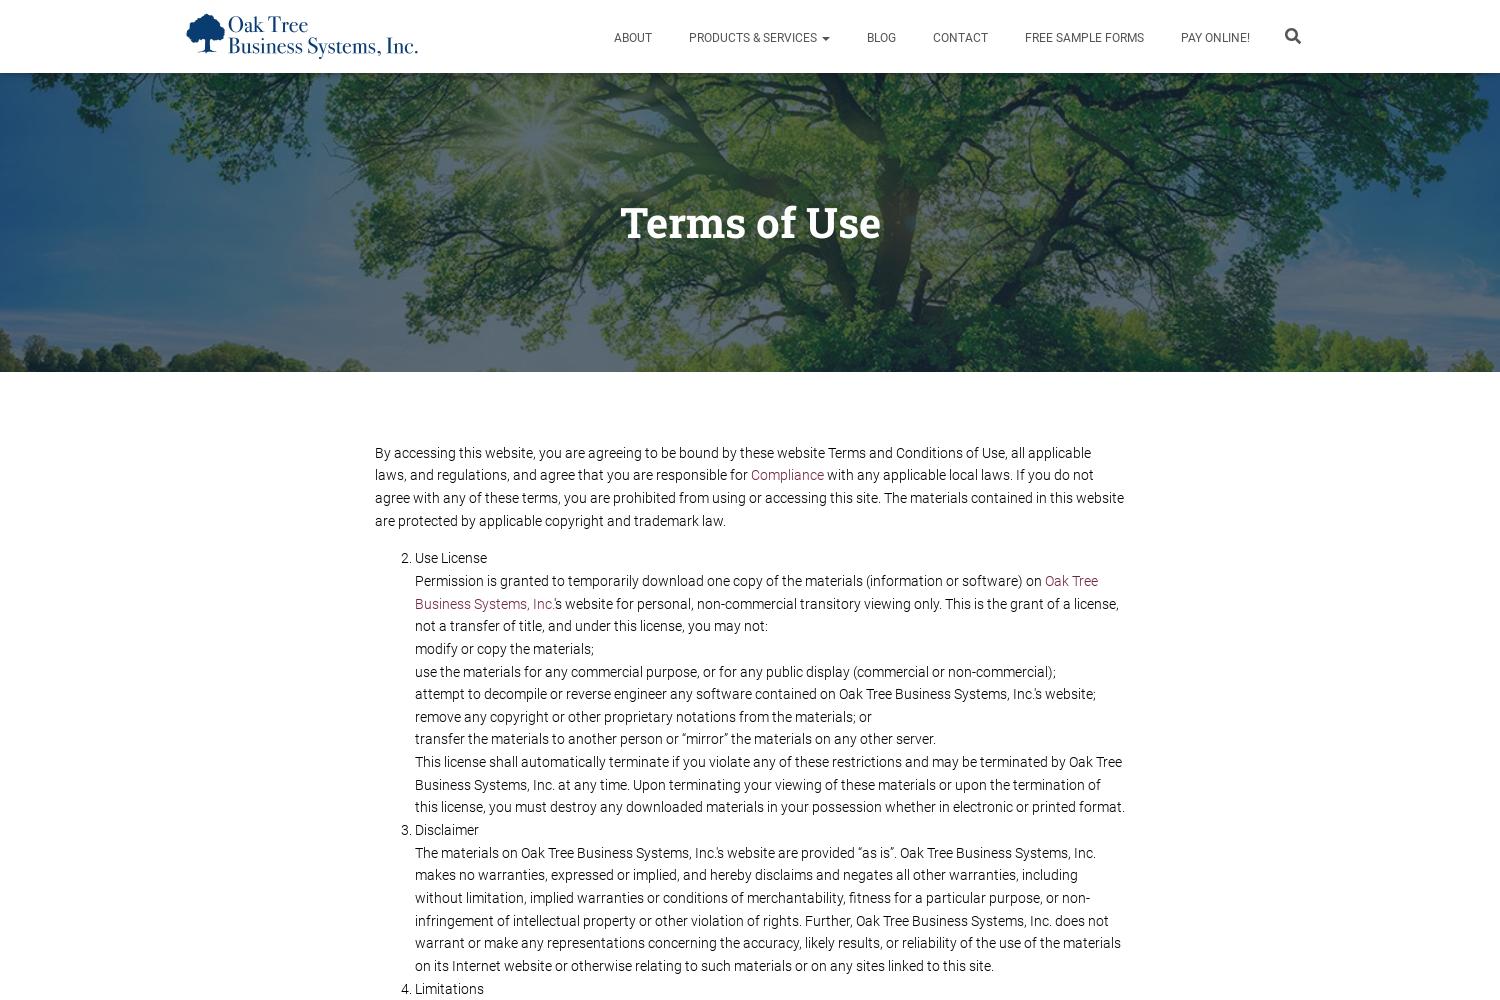 The height and width of the screenshot is (1000, 1500). Describe the element at coordinates (768, 908) in the screenshot. I see `'The materials on Oak Tree Business Systems, Inc.'s website are provided “as is”. Oak Tree Business Systems, Inc. makes no warranties, expressed or implied, and hereby disclaims and negates all other warranties, including without limitation, implied warranties or conditions of merchantability, fitness for a particular purpose, or non-infringement of intellectual property or other violation of rights. Further, Oak Tree Business Systems, Inc. does not warrant or make any representations concerning the accuracy, likely results, or reliability of the use of the materials on its Internet website or otherwise relating to such materials or on any sites linked to this site.'` at that location.